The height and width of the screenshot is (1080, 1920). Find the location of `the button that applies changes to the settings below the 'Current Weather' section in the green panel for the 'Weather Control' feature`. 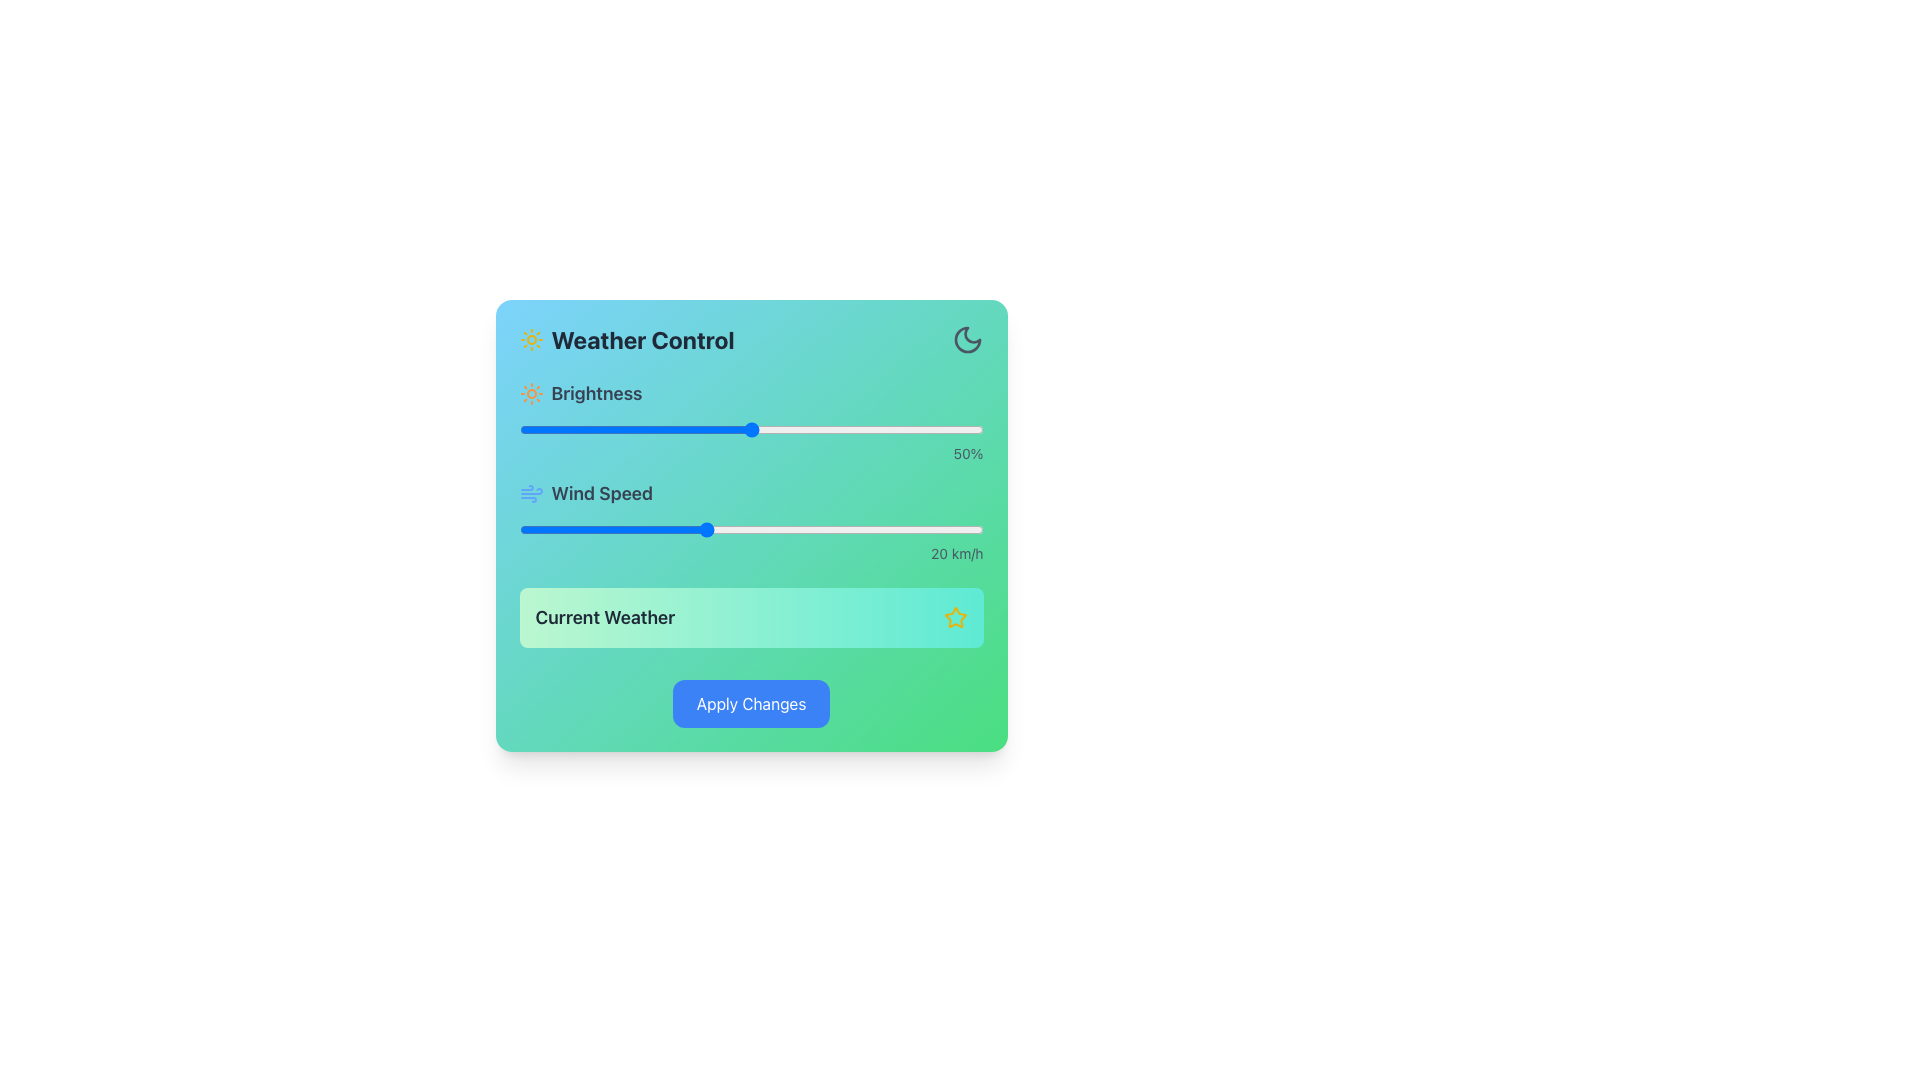

the button that applies changes to the settings below the 'Current Weather' section in the green panel for the 'Weather Control' feature is located at coordinates (750, 703).